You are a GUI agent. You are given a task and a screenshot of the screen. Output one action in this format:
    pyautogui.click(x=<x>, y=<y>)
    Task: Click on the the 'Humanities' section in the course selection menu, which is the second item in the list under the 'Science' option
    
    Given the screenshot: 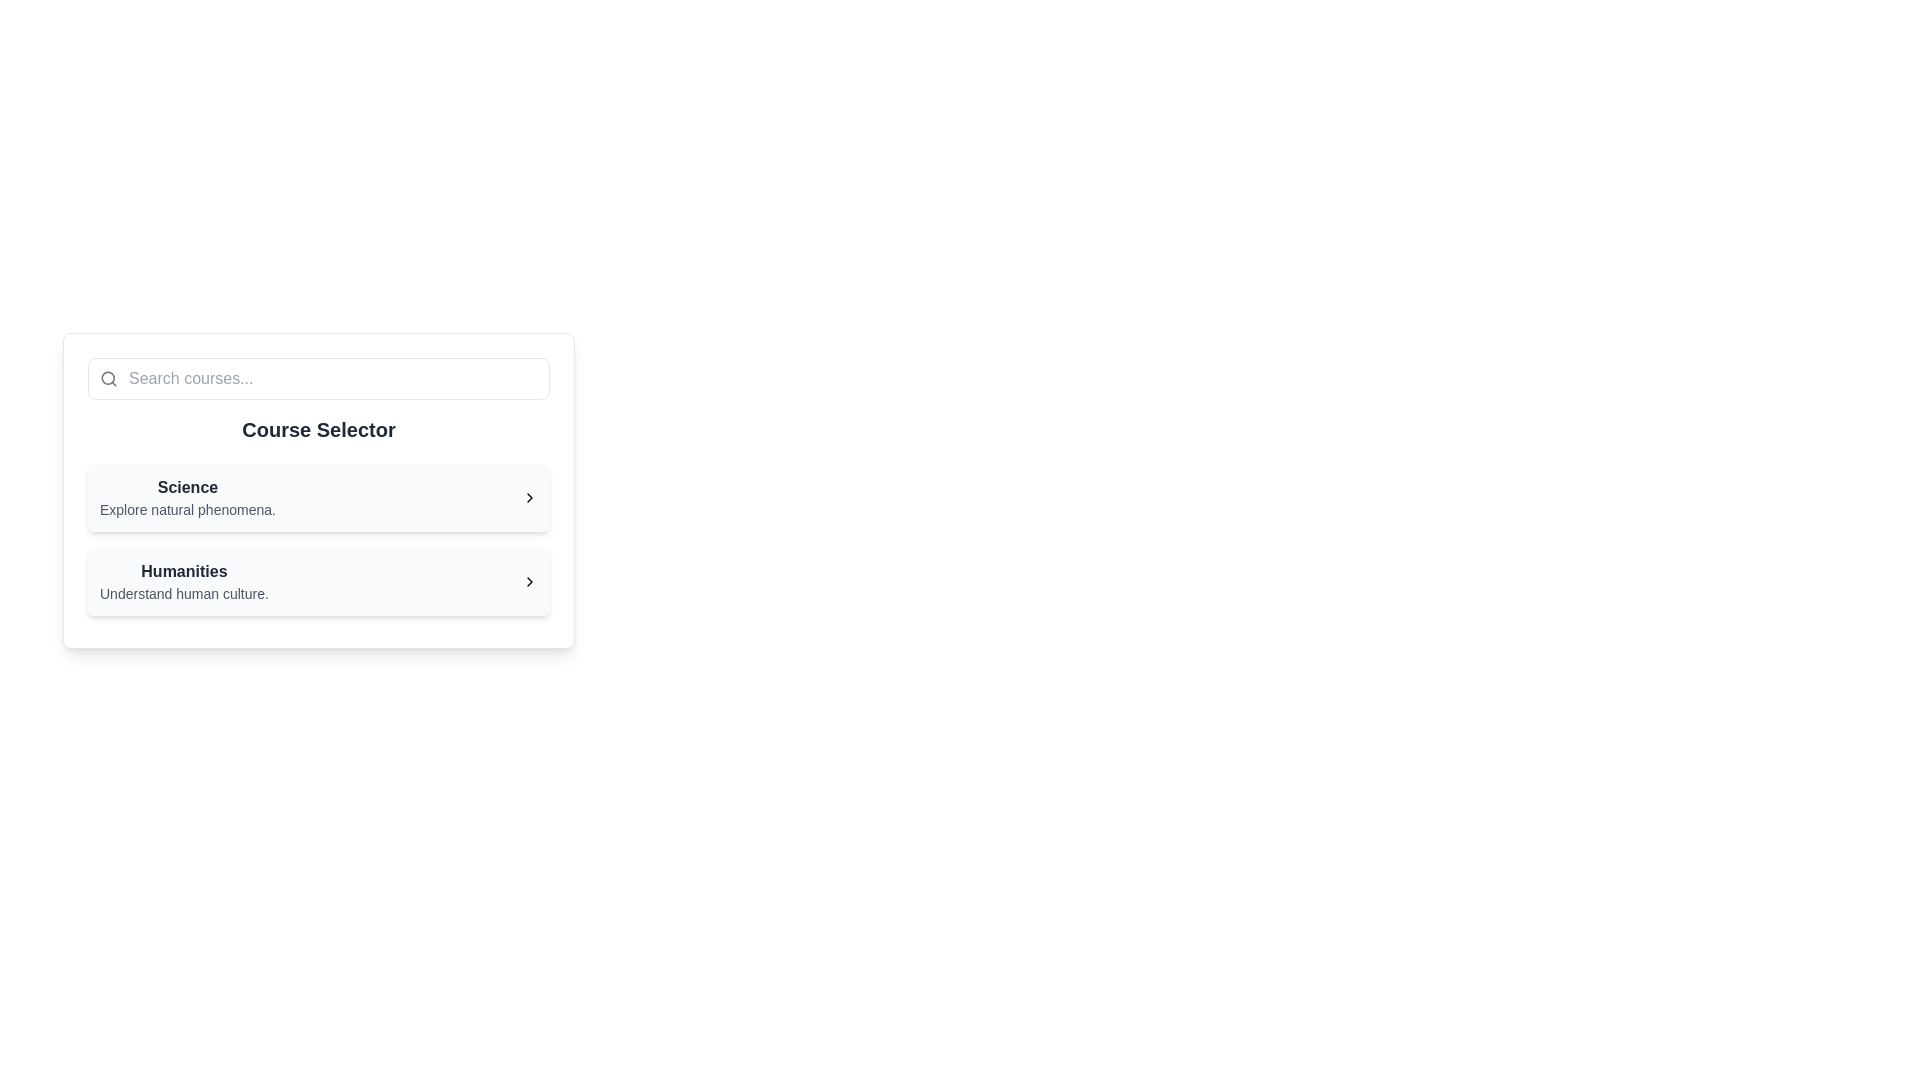 What is the action you would take?
    pyautogui.click(x=317, y=582)
    